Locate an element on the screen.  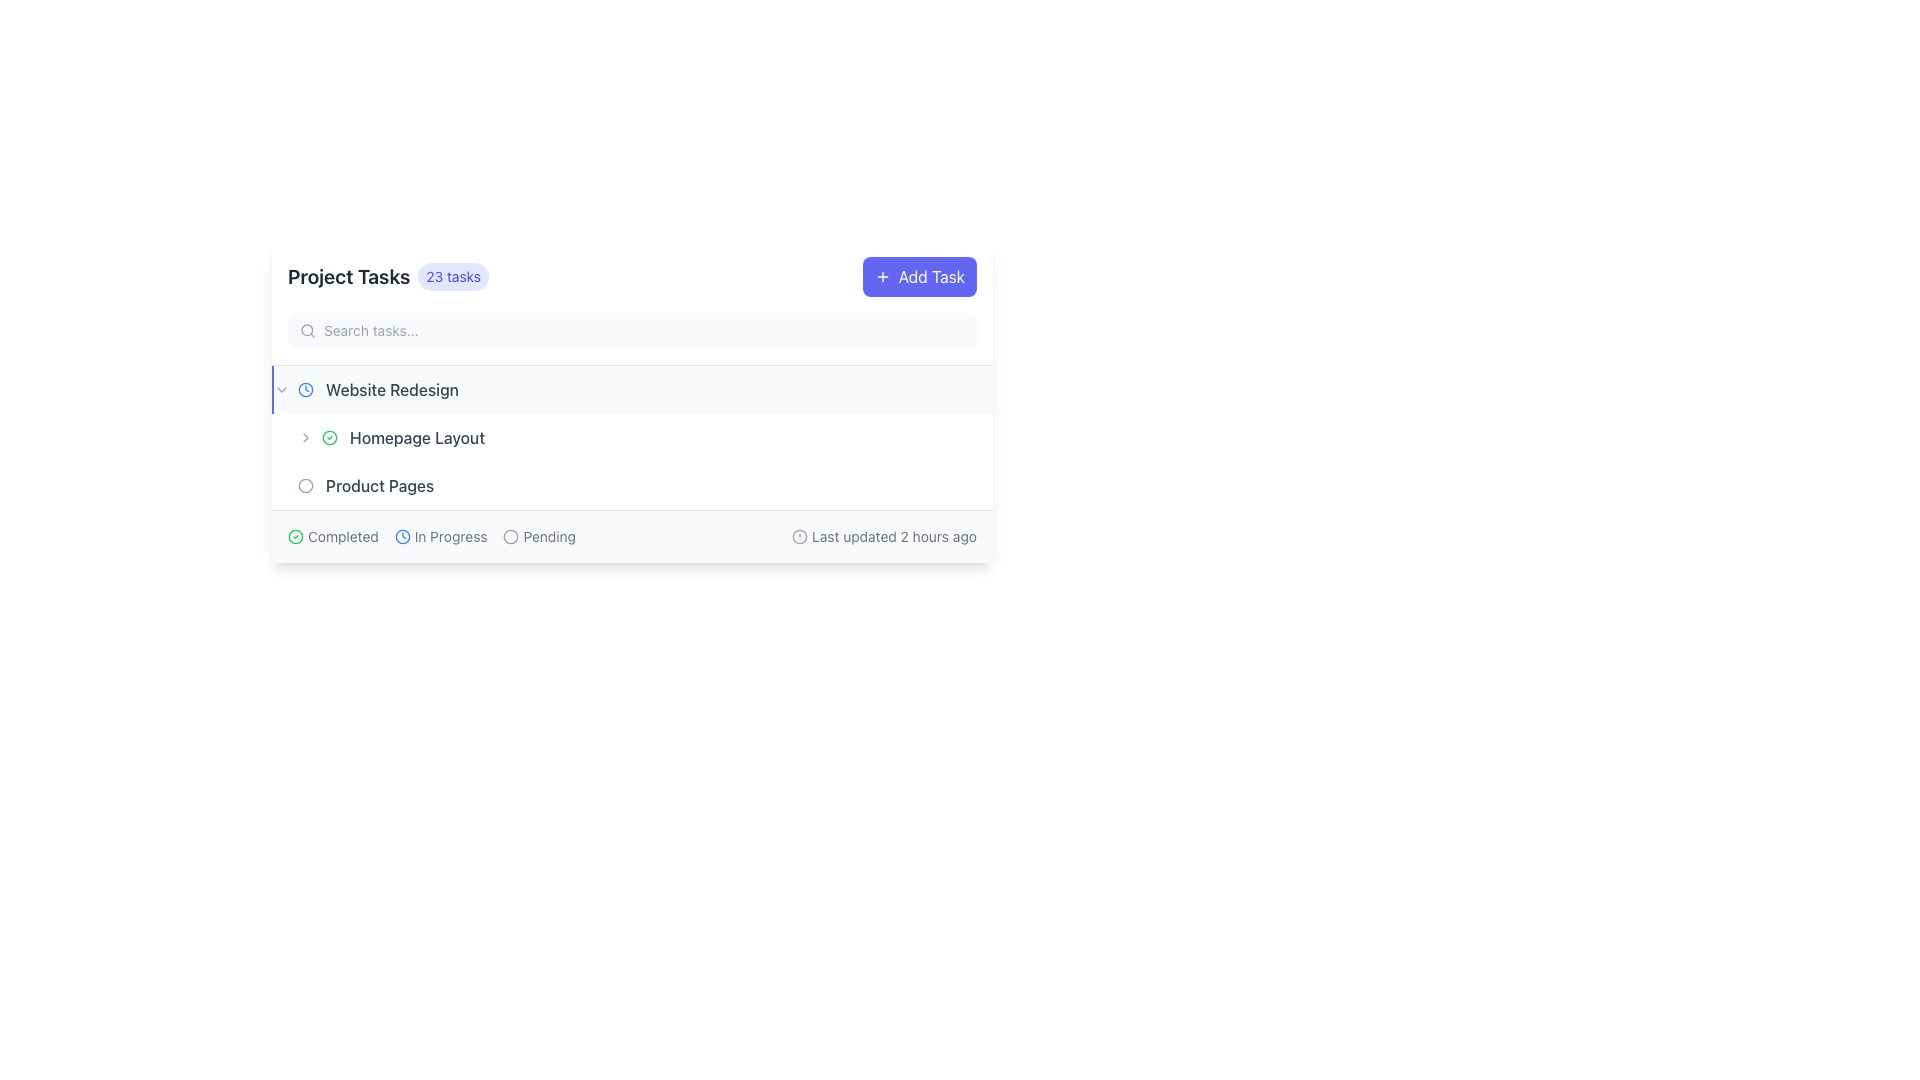
the circular gray outlined icon located to the left of the text 'Product Pages' is located at coordinates (305, 486).